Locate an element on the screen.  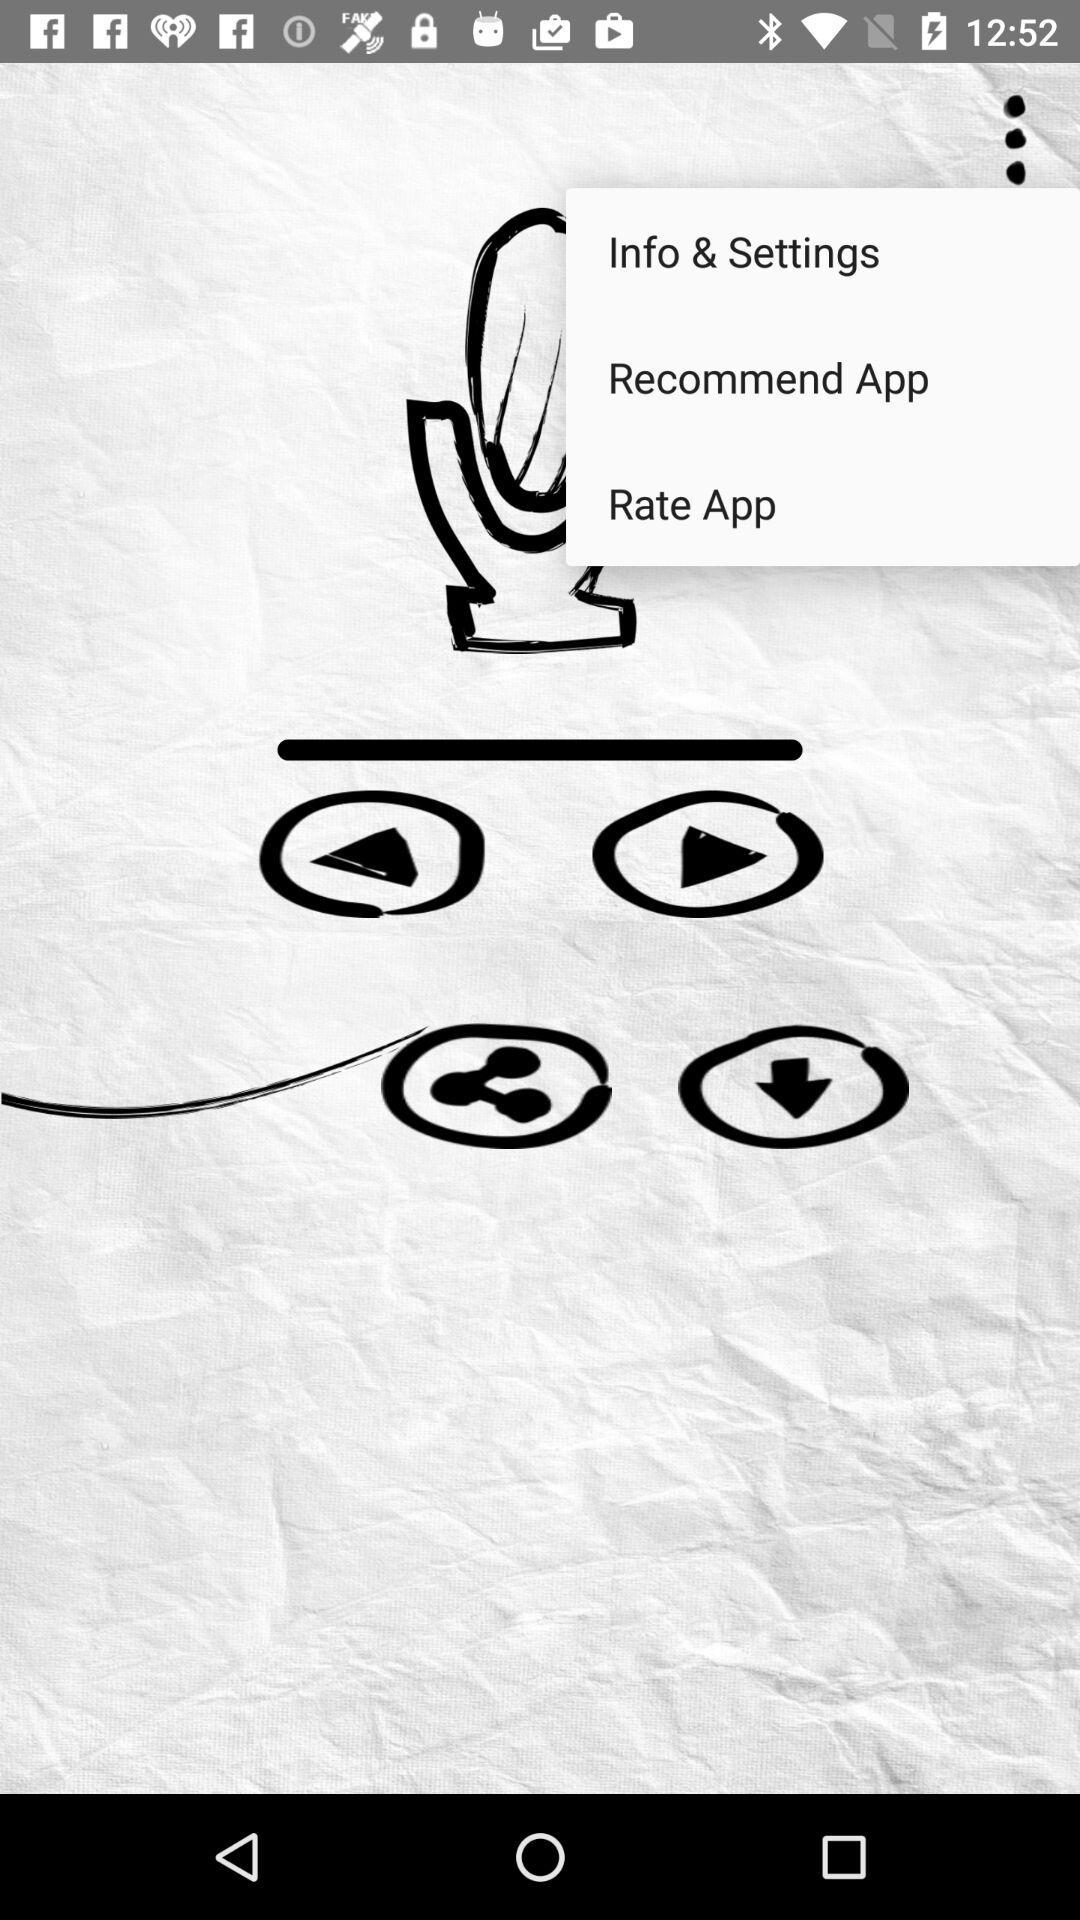
cartoon microphone is located at coordinates (540, 429).